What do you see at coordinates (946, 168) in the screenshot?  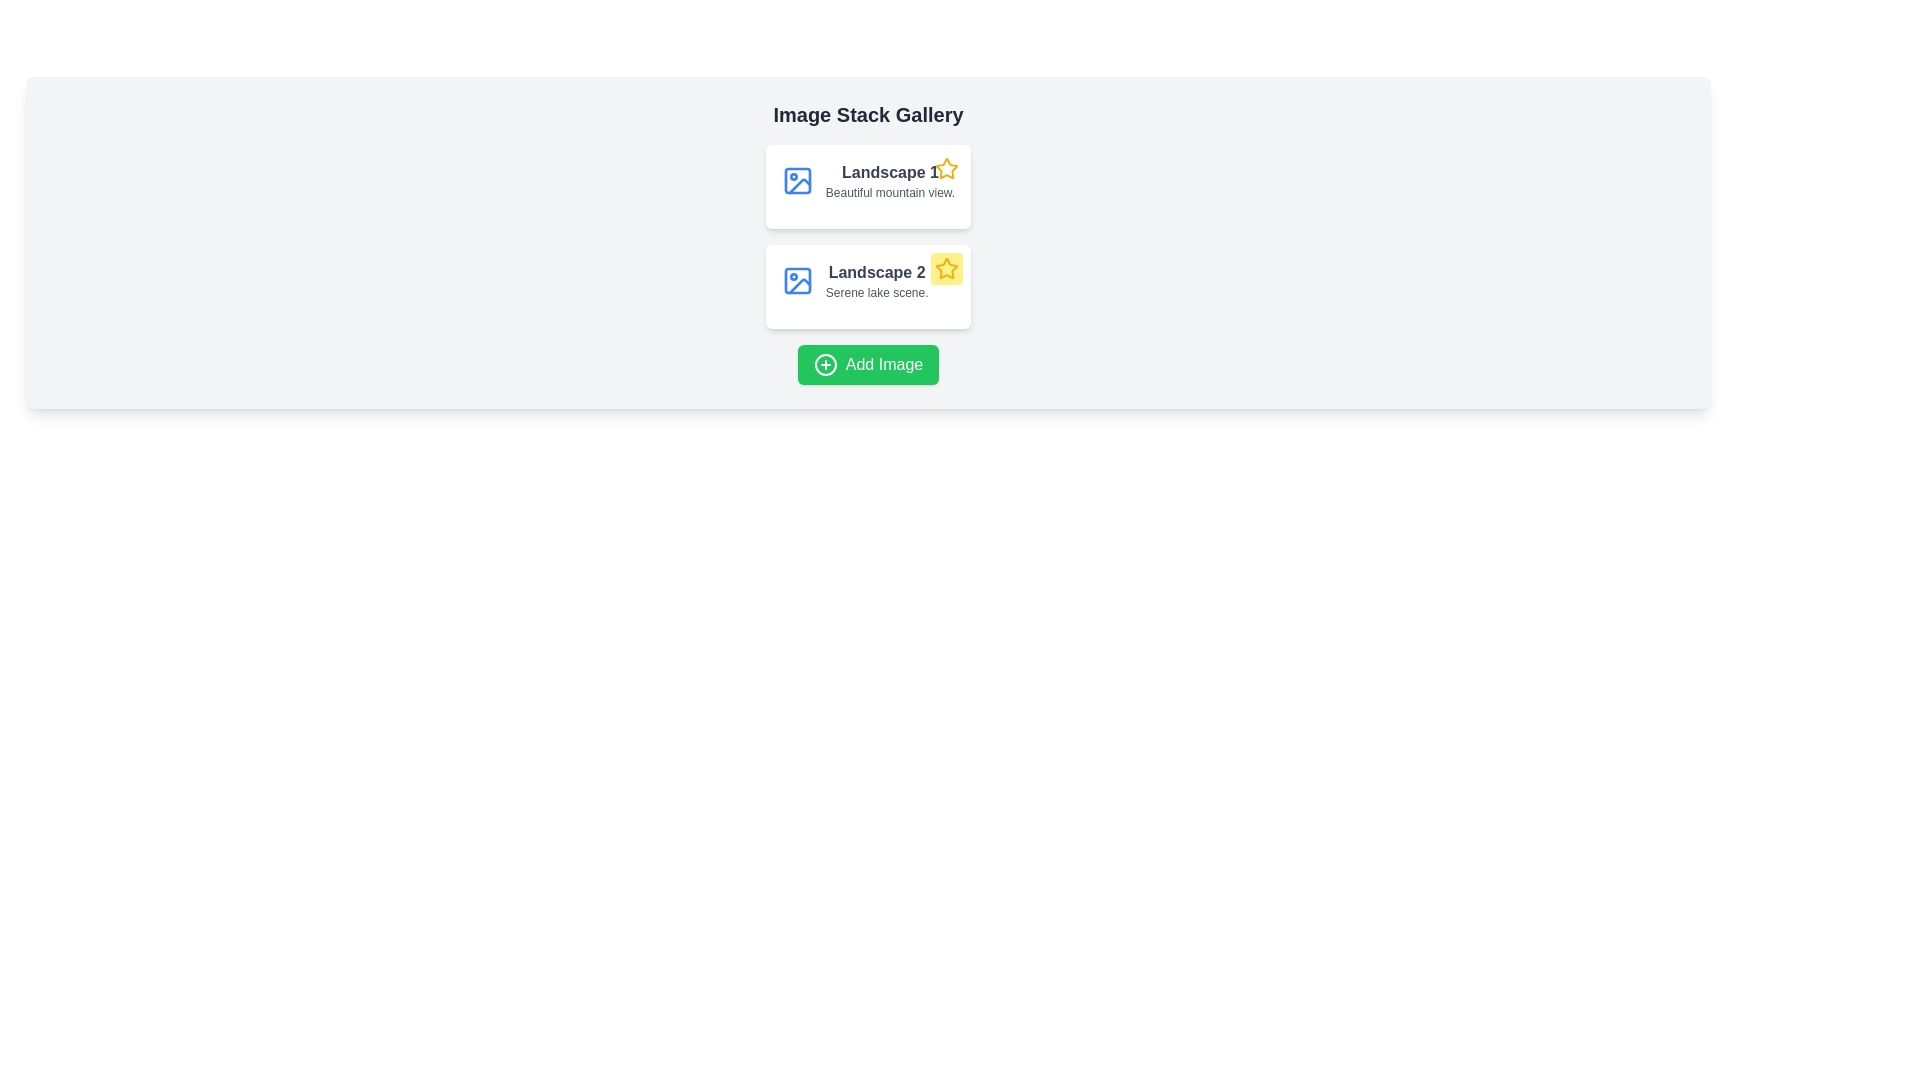 I see `the star-shaped button with a yellow outline located at the top-right corner of the card interface for 'Landscape 1'` at bounding box center [946, 168].